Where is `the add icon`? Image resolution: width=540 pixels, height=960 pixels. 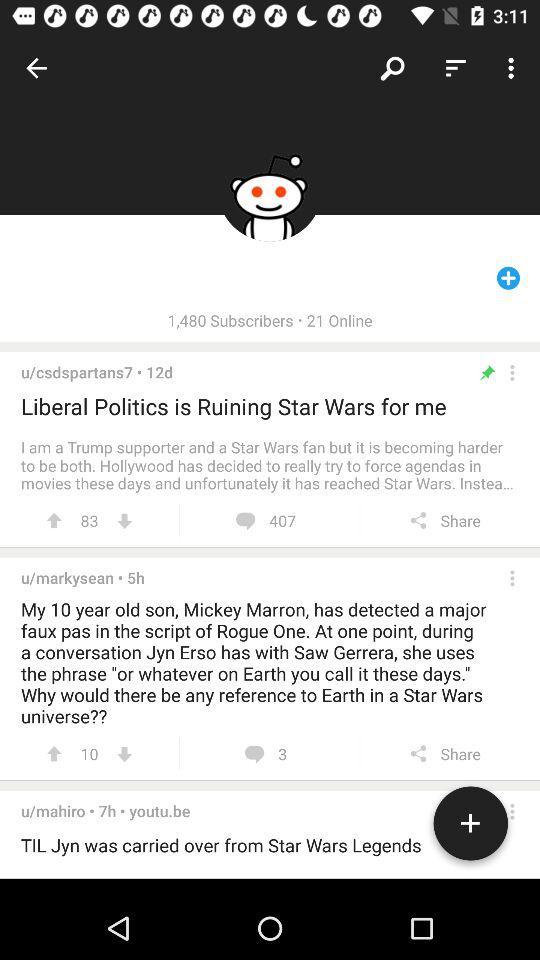
the add icon is located at coordinates (470, 827).